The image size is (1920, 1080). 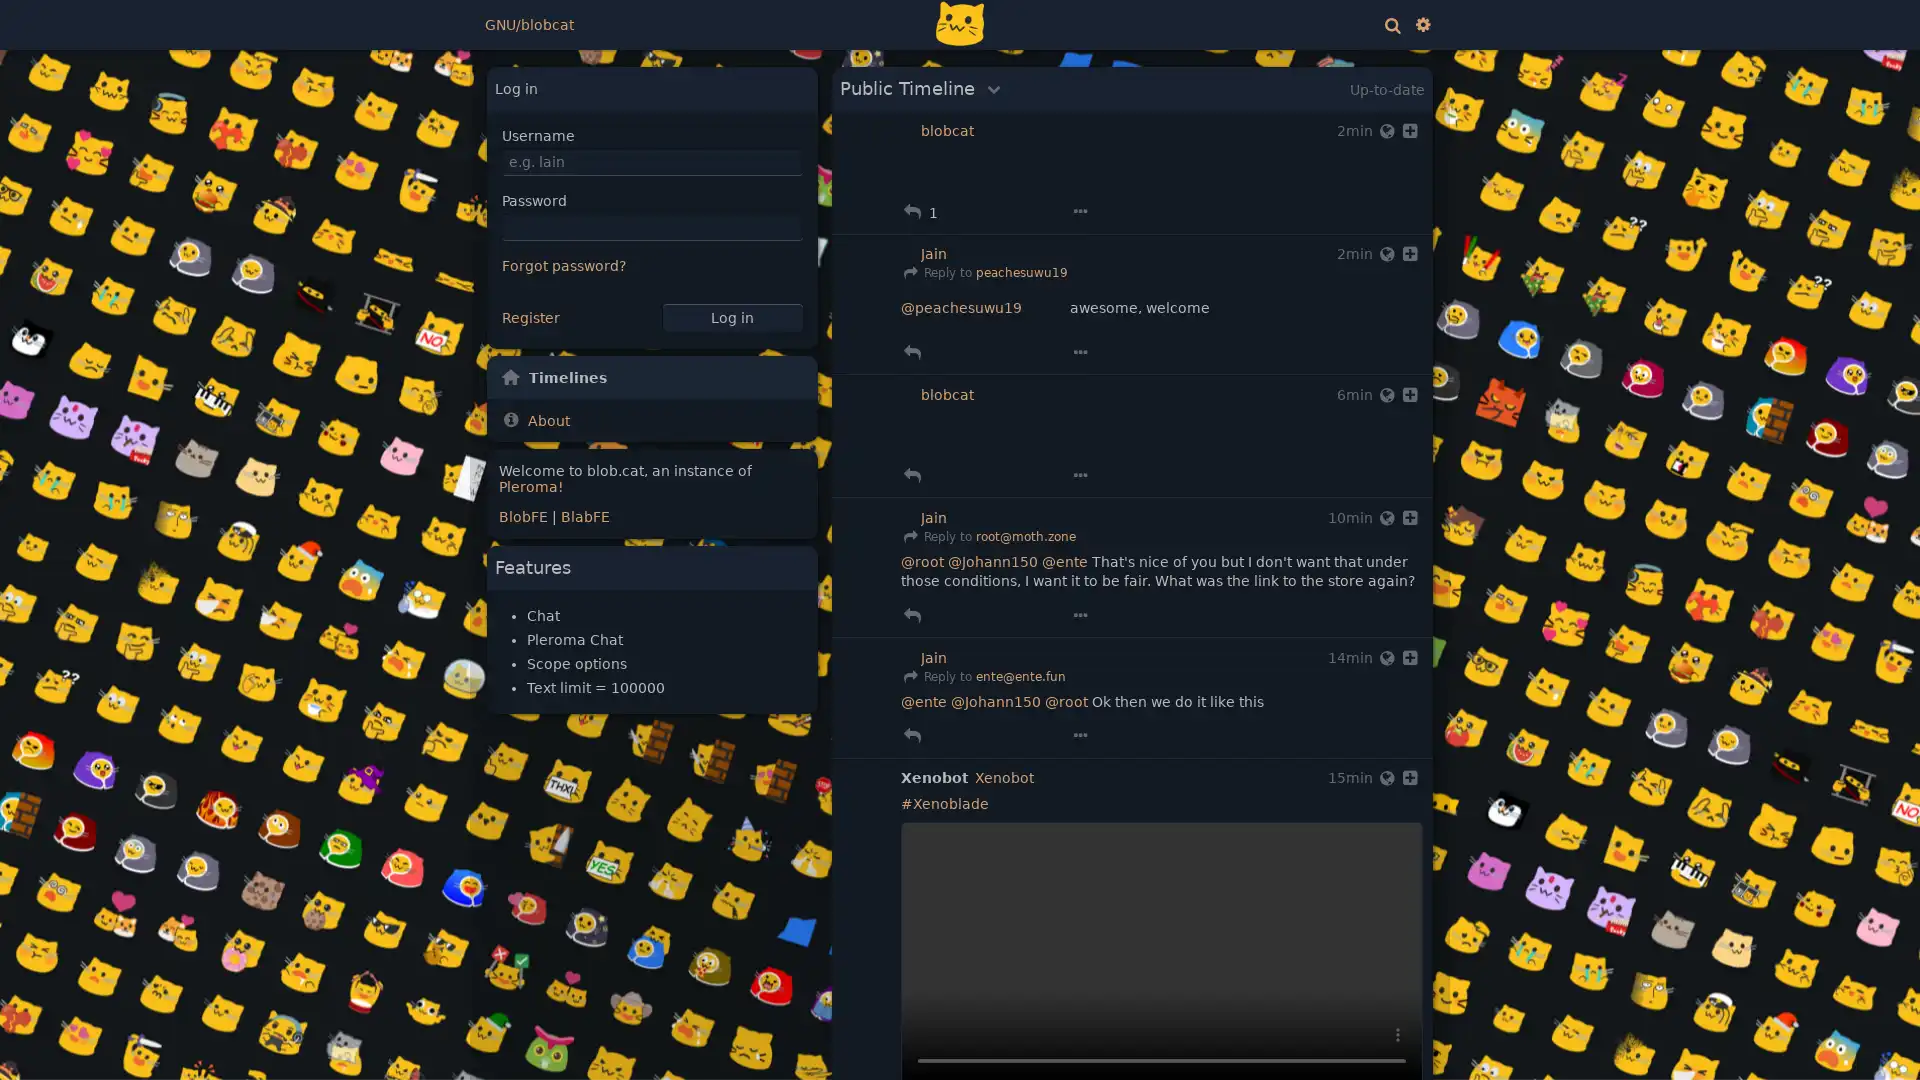 What do you see at coordinates (925, 1033) in the screenshot?
I see `play` at bounding box center [925, 1033].